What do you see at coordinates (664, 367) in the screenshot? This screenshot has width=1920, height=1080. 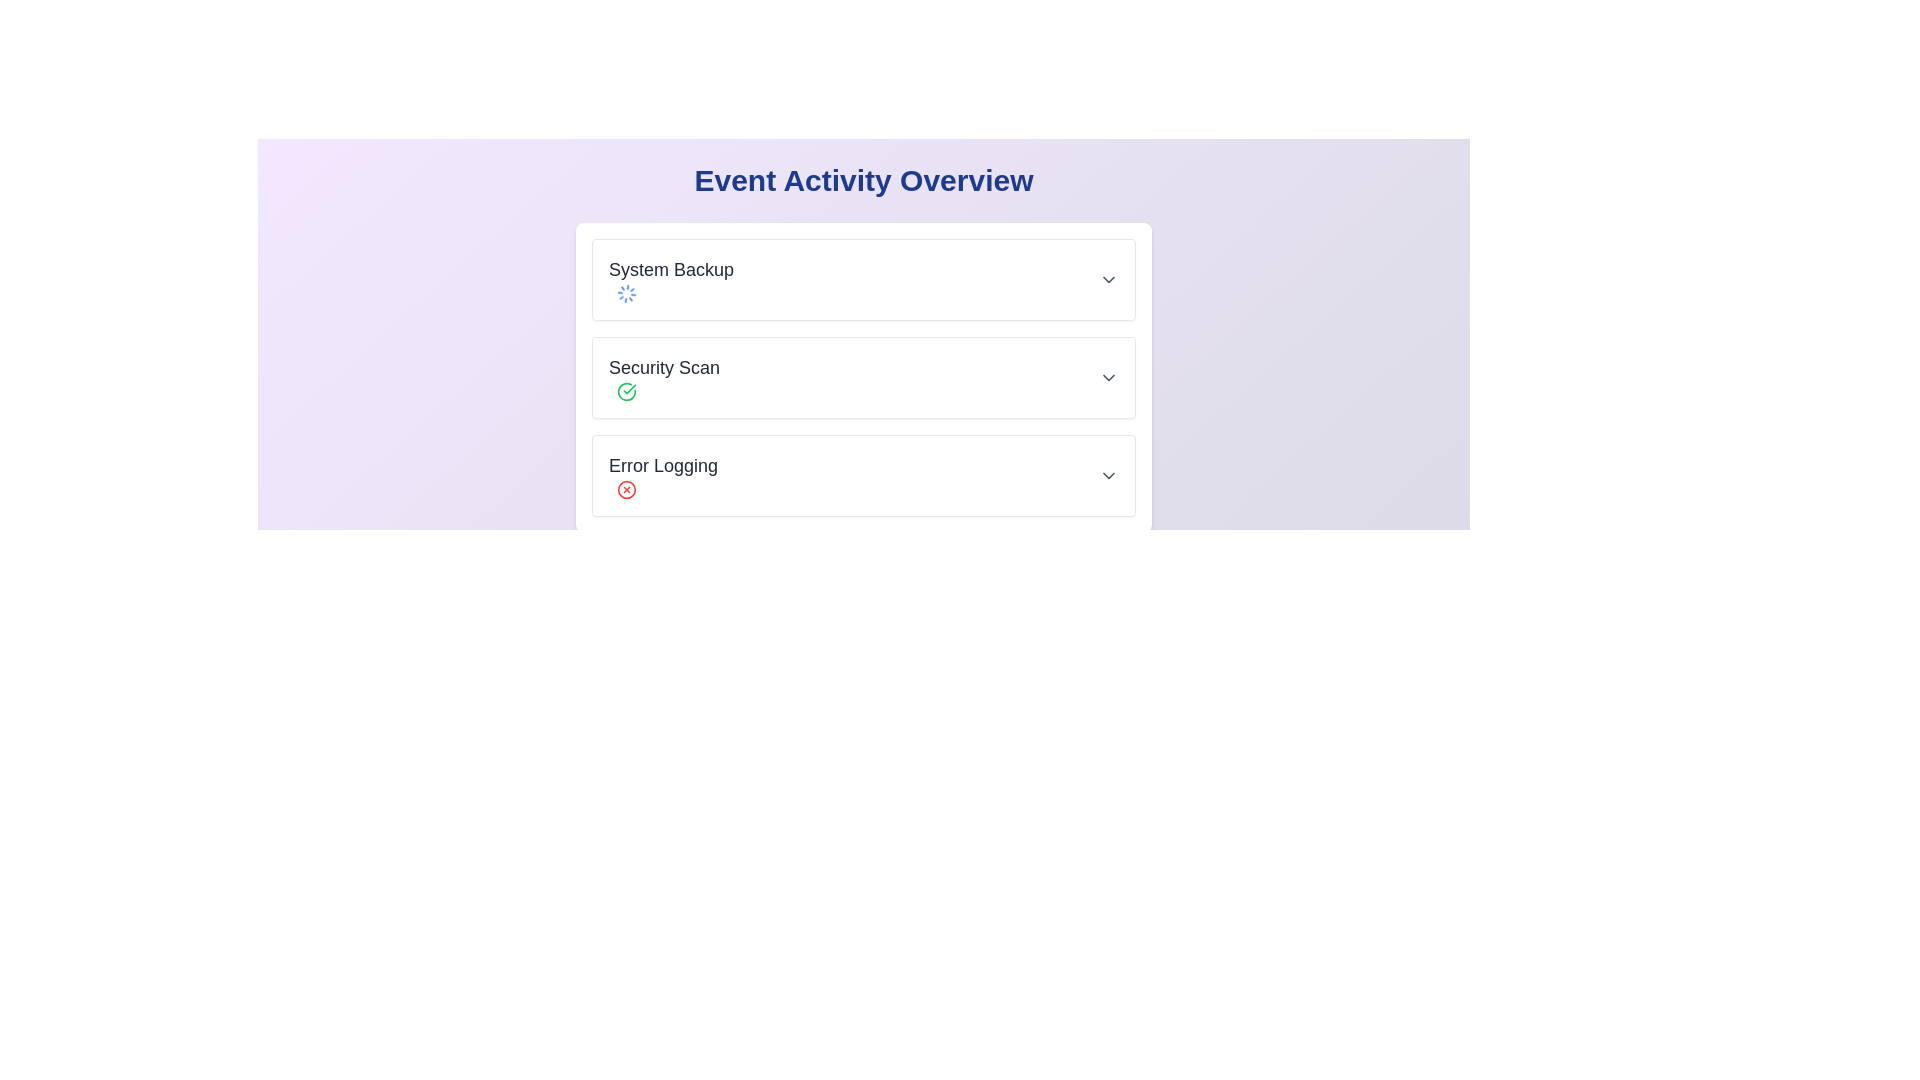 I see `the 'Security Scan' text element, which is bold and dark gray, centrally aligned as the second item in a vertical list` at bounding box center [664, 367].